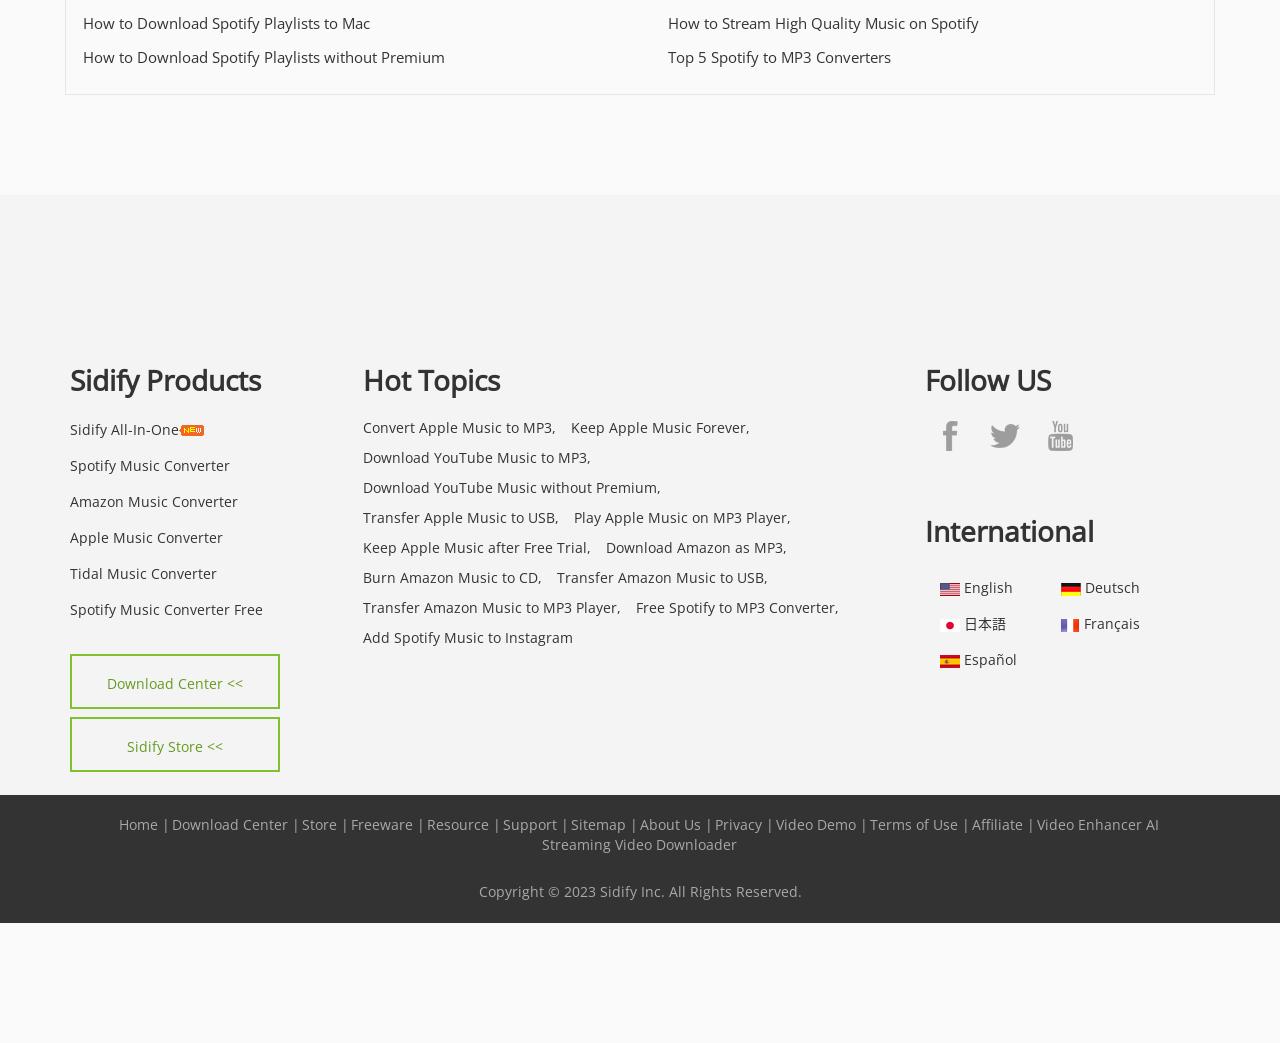 The image size is (1280, 1043). What do you see at coordinates (913, 823) in the screenshot?
I see `'Terms of Use'` at bounding box center [913, 823].